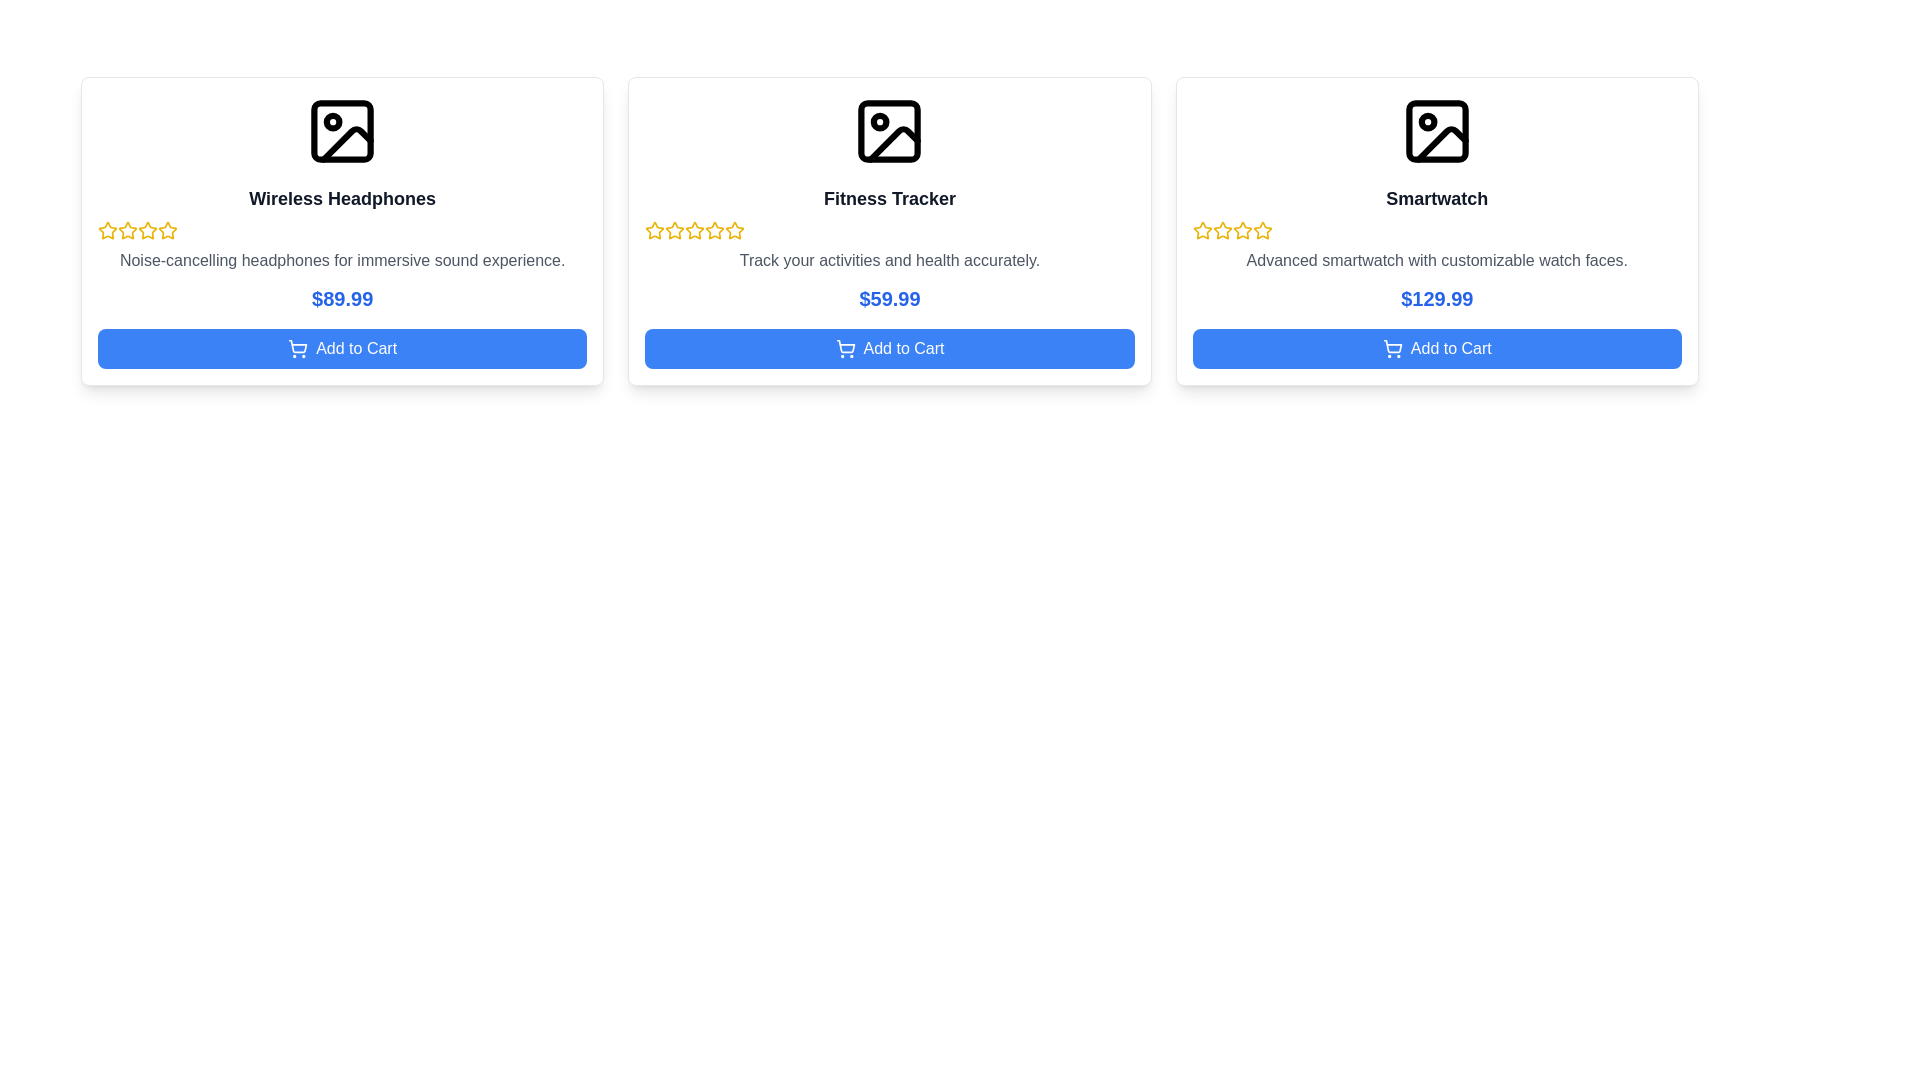 The height and width of the screenshot is (1080, 1920). What do you see at coordinates (342, 131) in the screenshot?
I see `the image placeholder icon with a black outline and rounded border located at the topmost position of the 'Wireless Headphones' product card` at bounding box center [342, 131].